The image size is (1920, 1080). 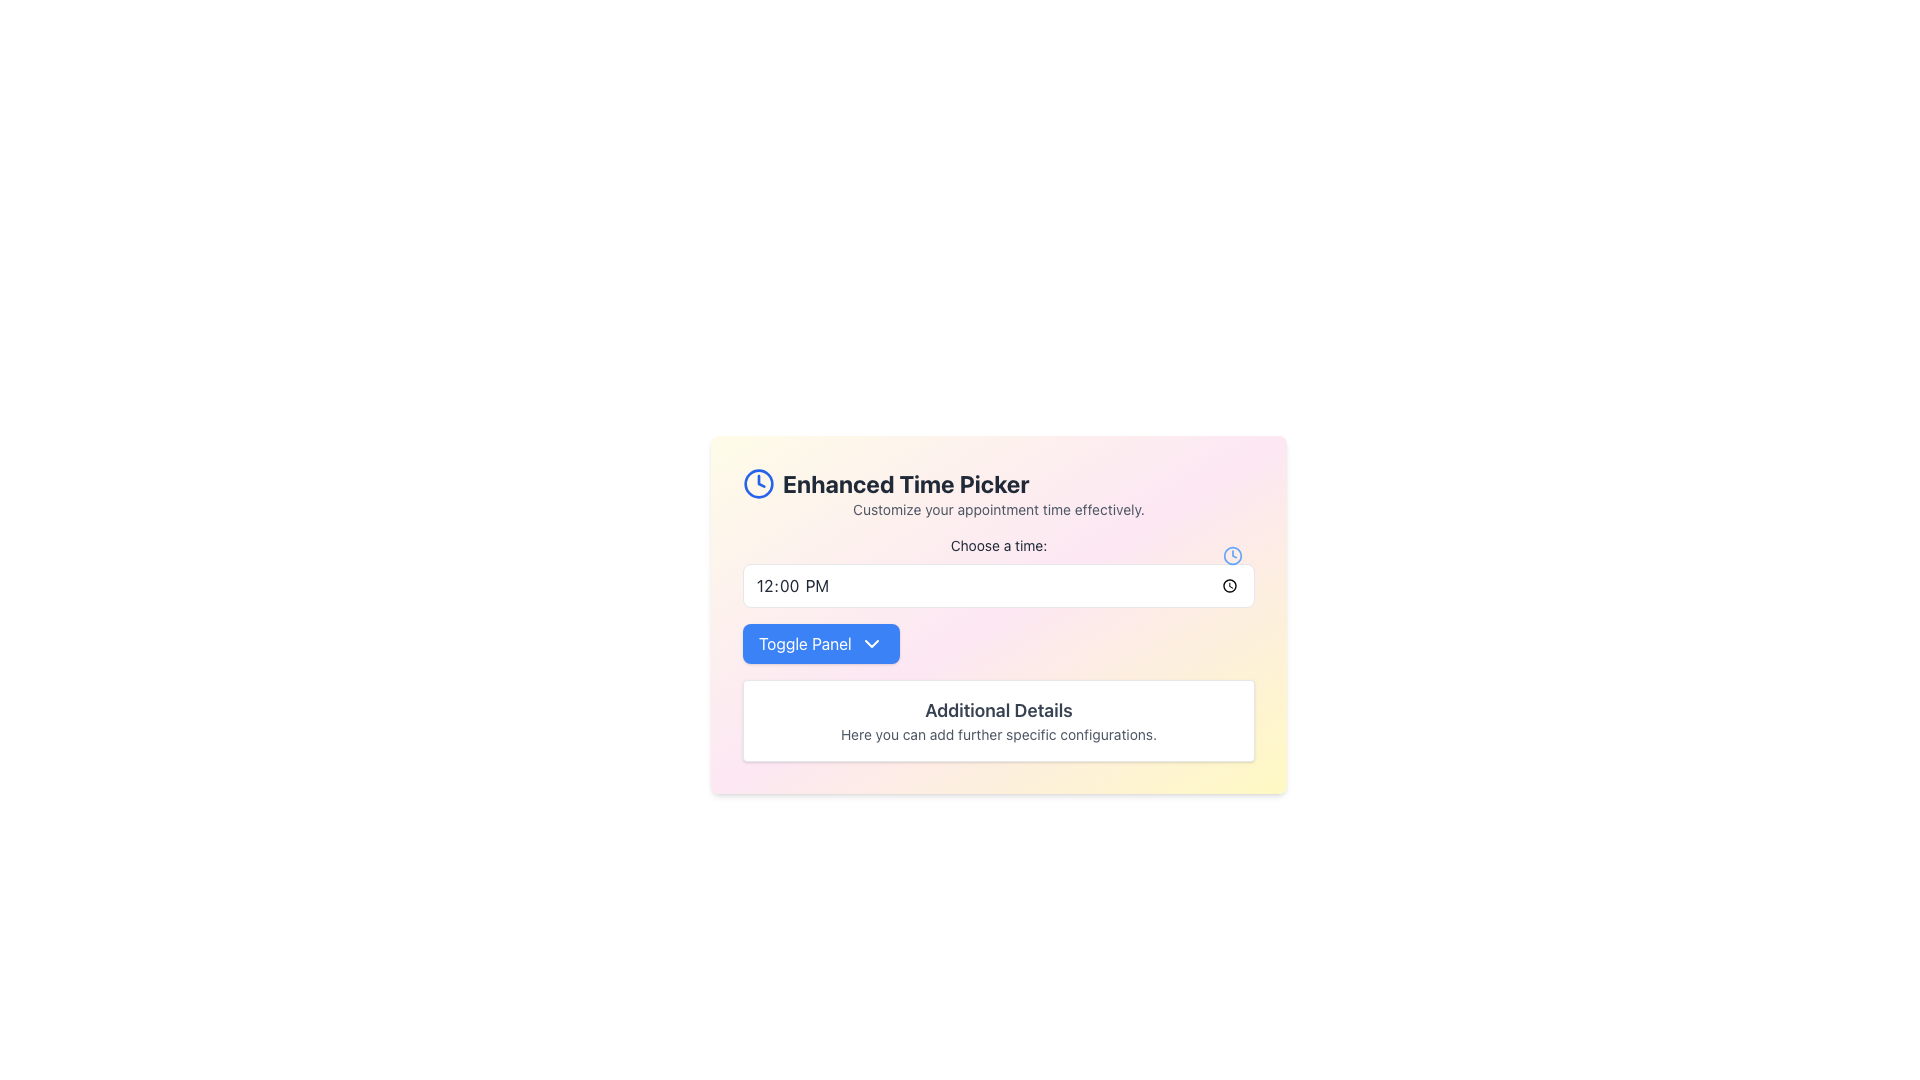 I want to click on text content of the 'Enhanced Time Picker' section, which includes a bold title and a descriptive text below it, so click(x=998, y=493).